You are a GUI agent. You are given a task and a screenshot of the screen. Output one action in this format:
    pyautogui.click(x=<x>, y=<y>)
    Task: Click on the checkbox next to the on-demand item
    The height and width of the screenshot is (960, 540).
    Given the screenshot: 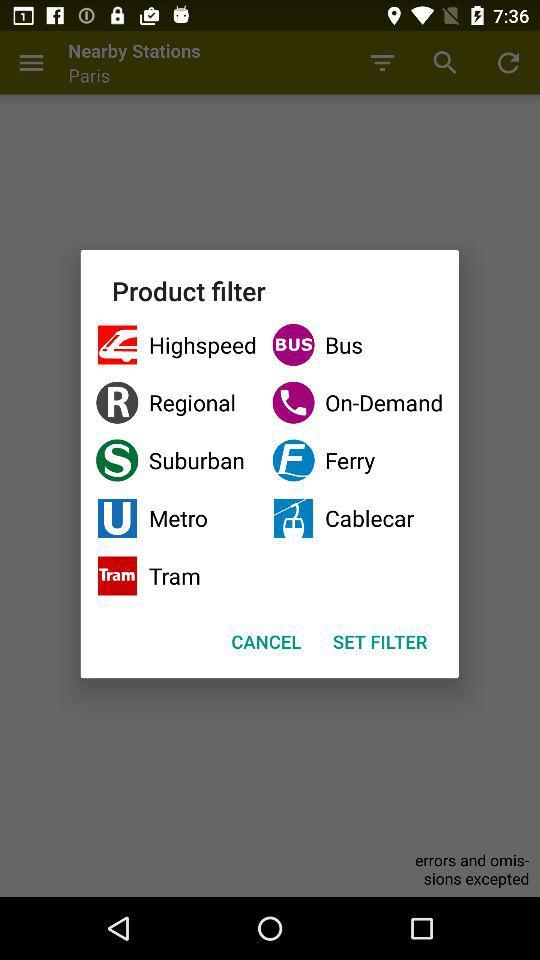 What is the action you would take?
    pyautogui.click(x=176, y=460)
    